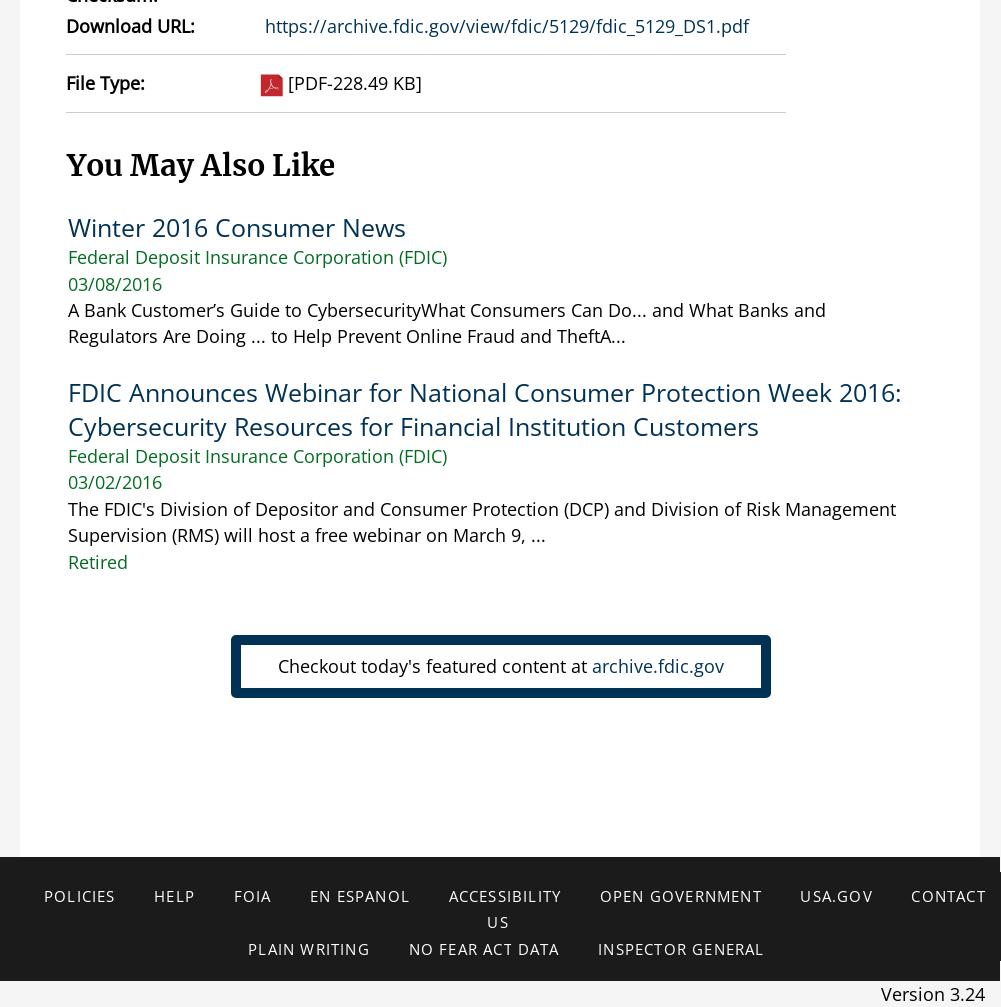  I want to click on 'Winter 2016 Consumer News', so click(235, 226).